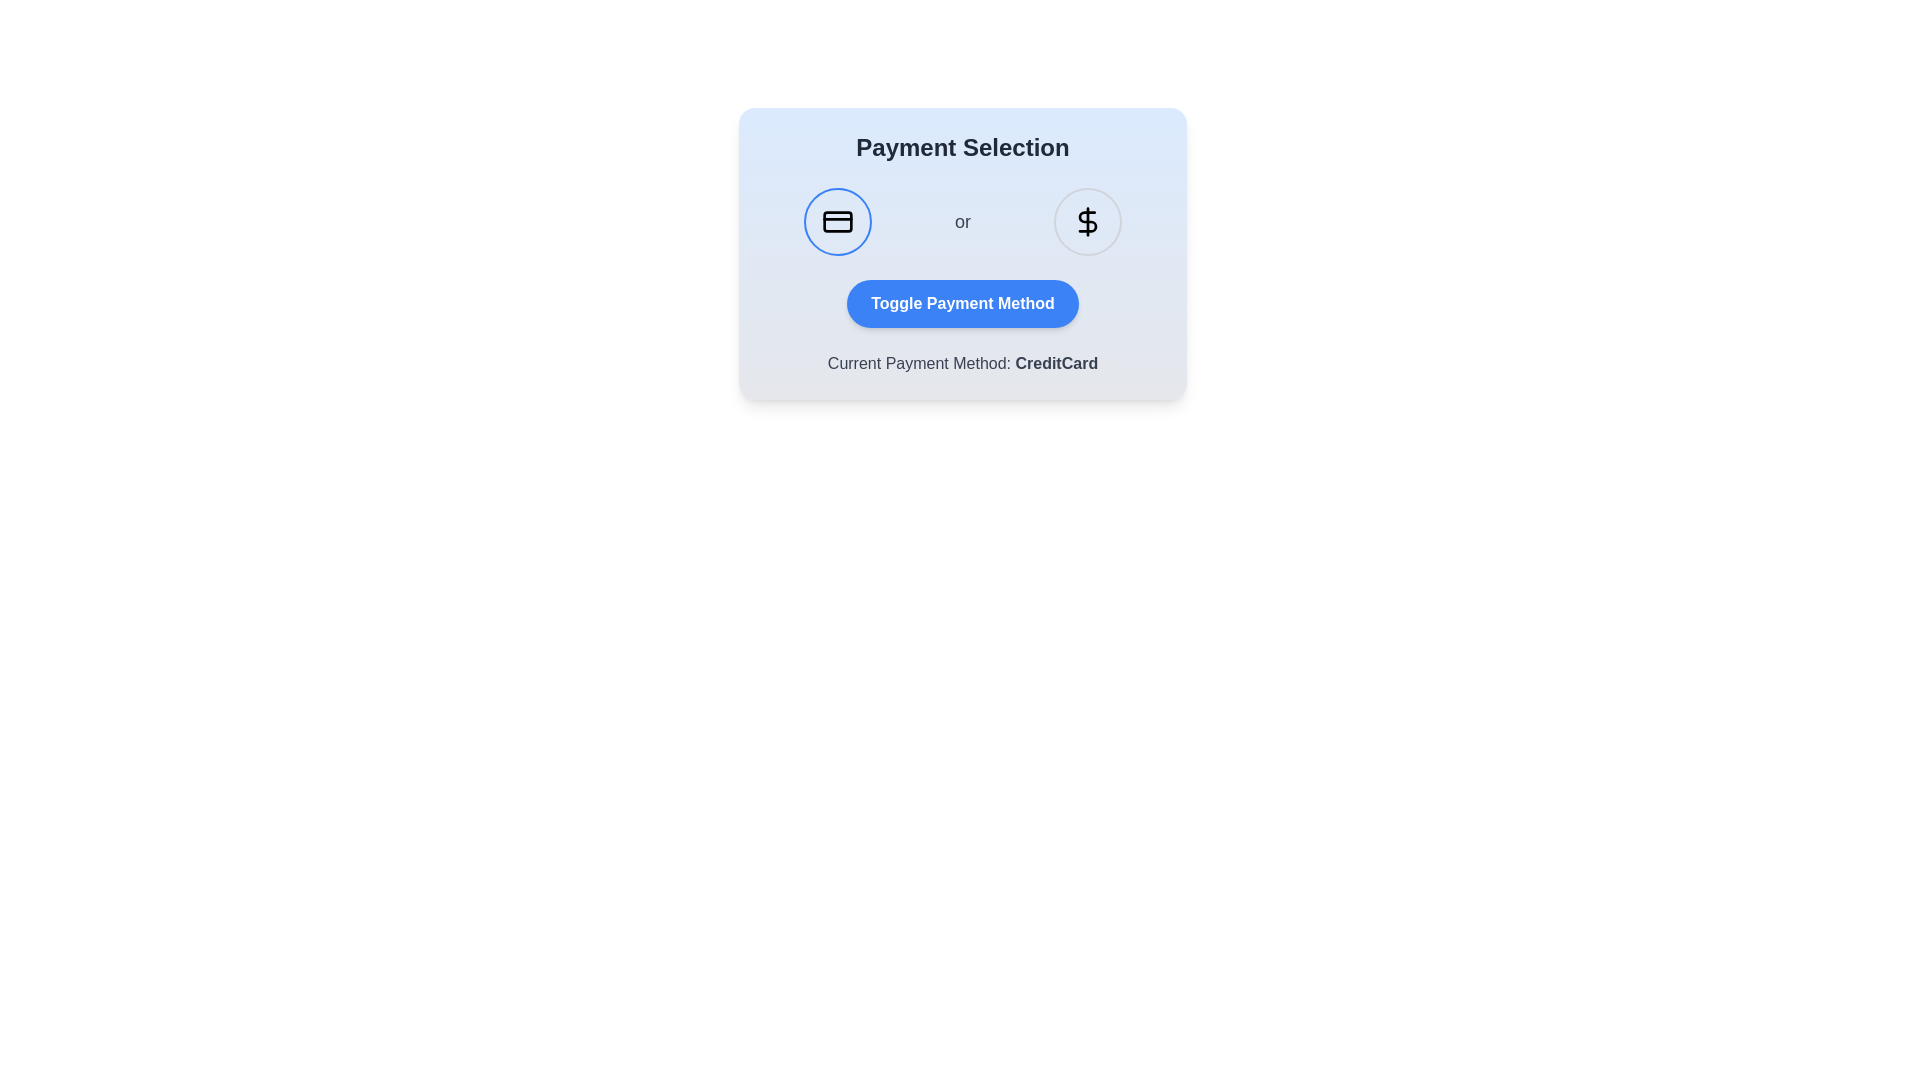  What do you see at coordinates (1086, 222) in the screenshot?
I see `the payment method icon located on the right side of the highlighted payment selection area, adjacent to the 'or' text` at bounding box center [1086, 222].